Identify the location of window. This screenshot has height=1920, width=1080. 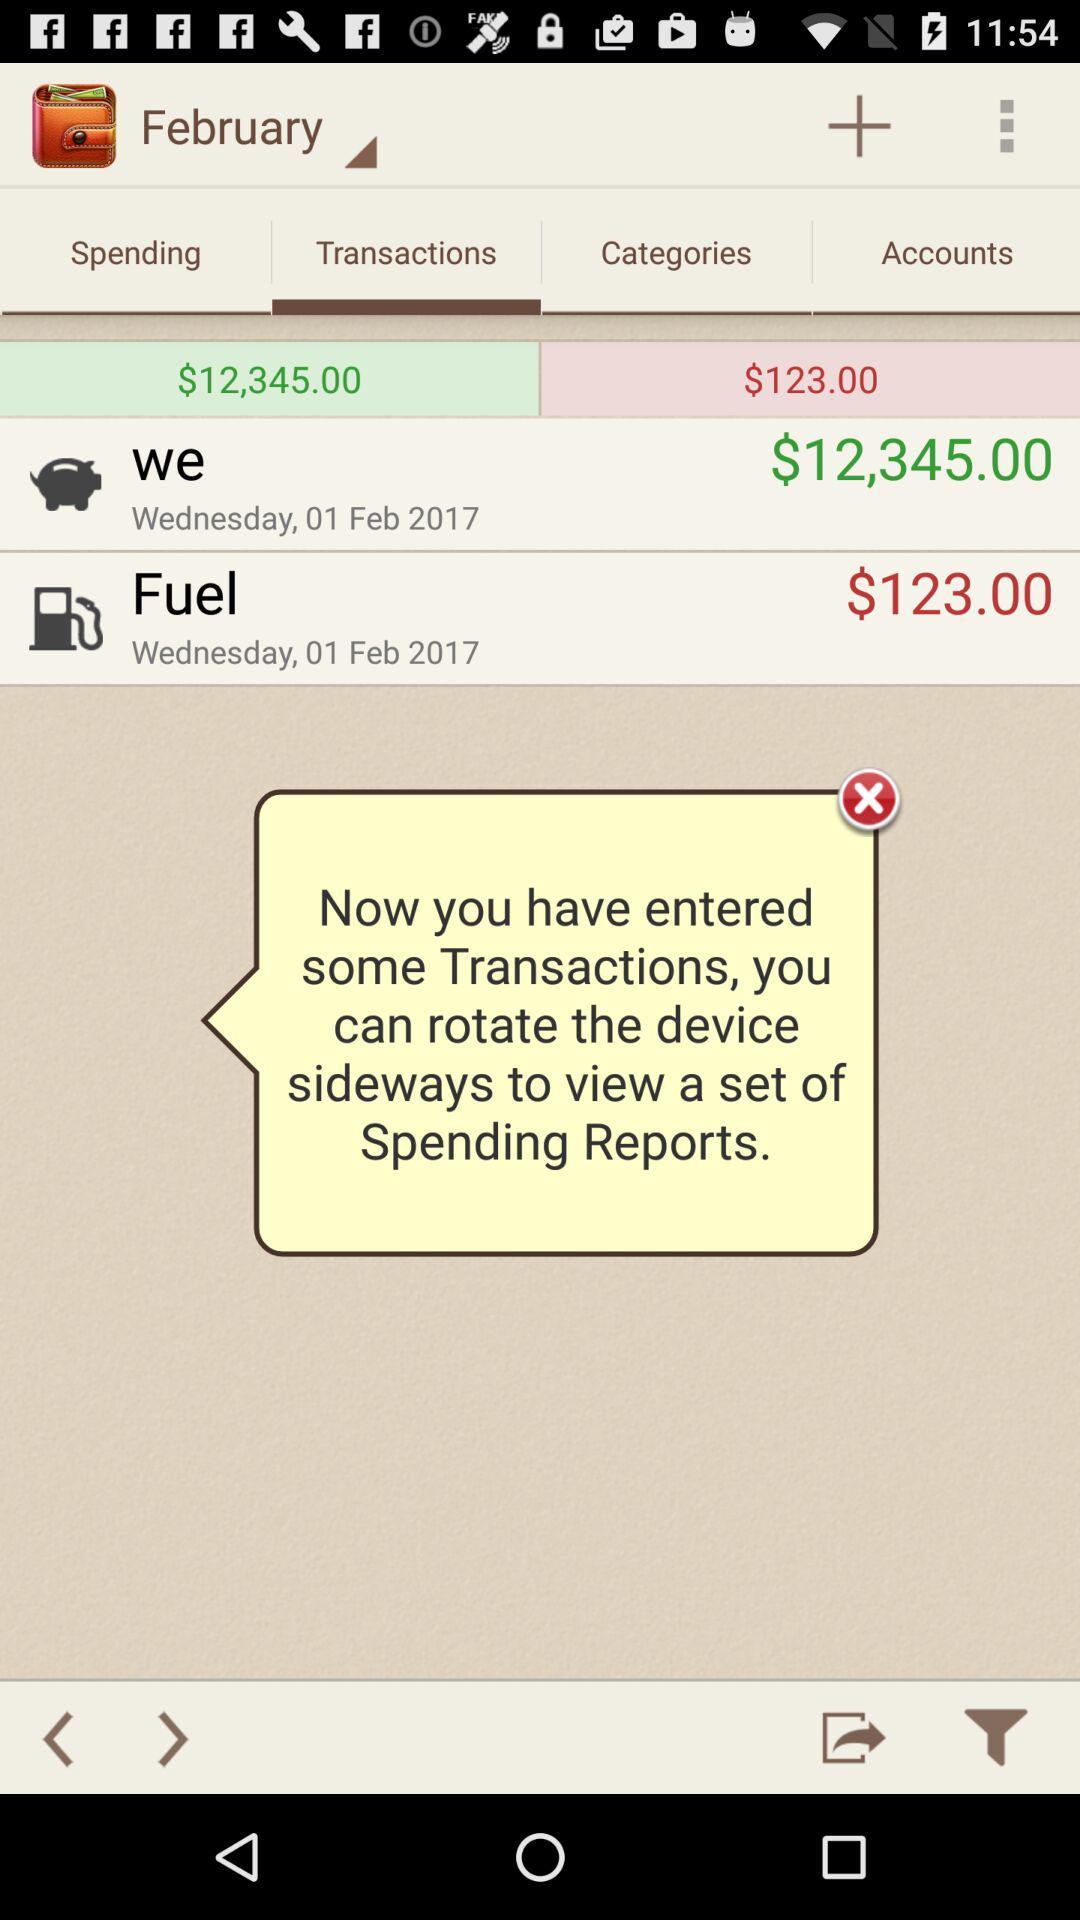
(868, 797).